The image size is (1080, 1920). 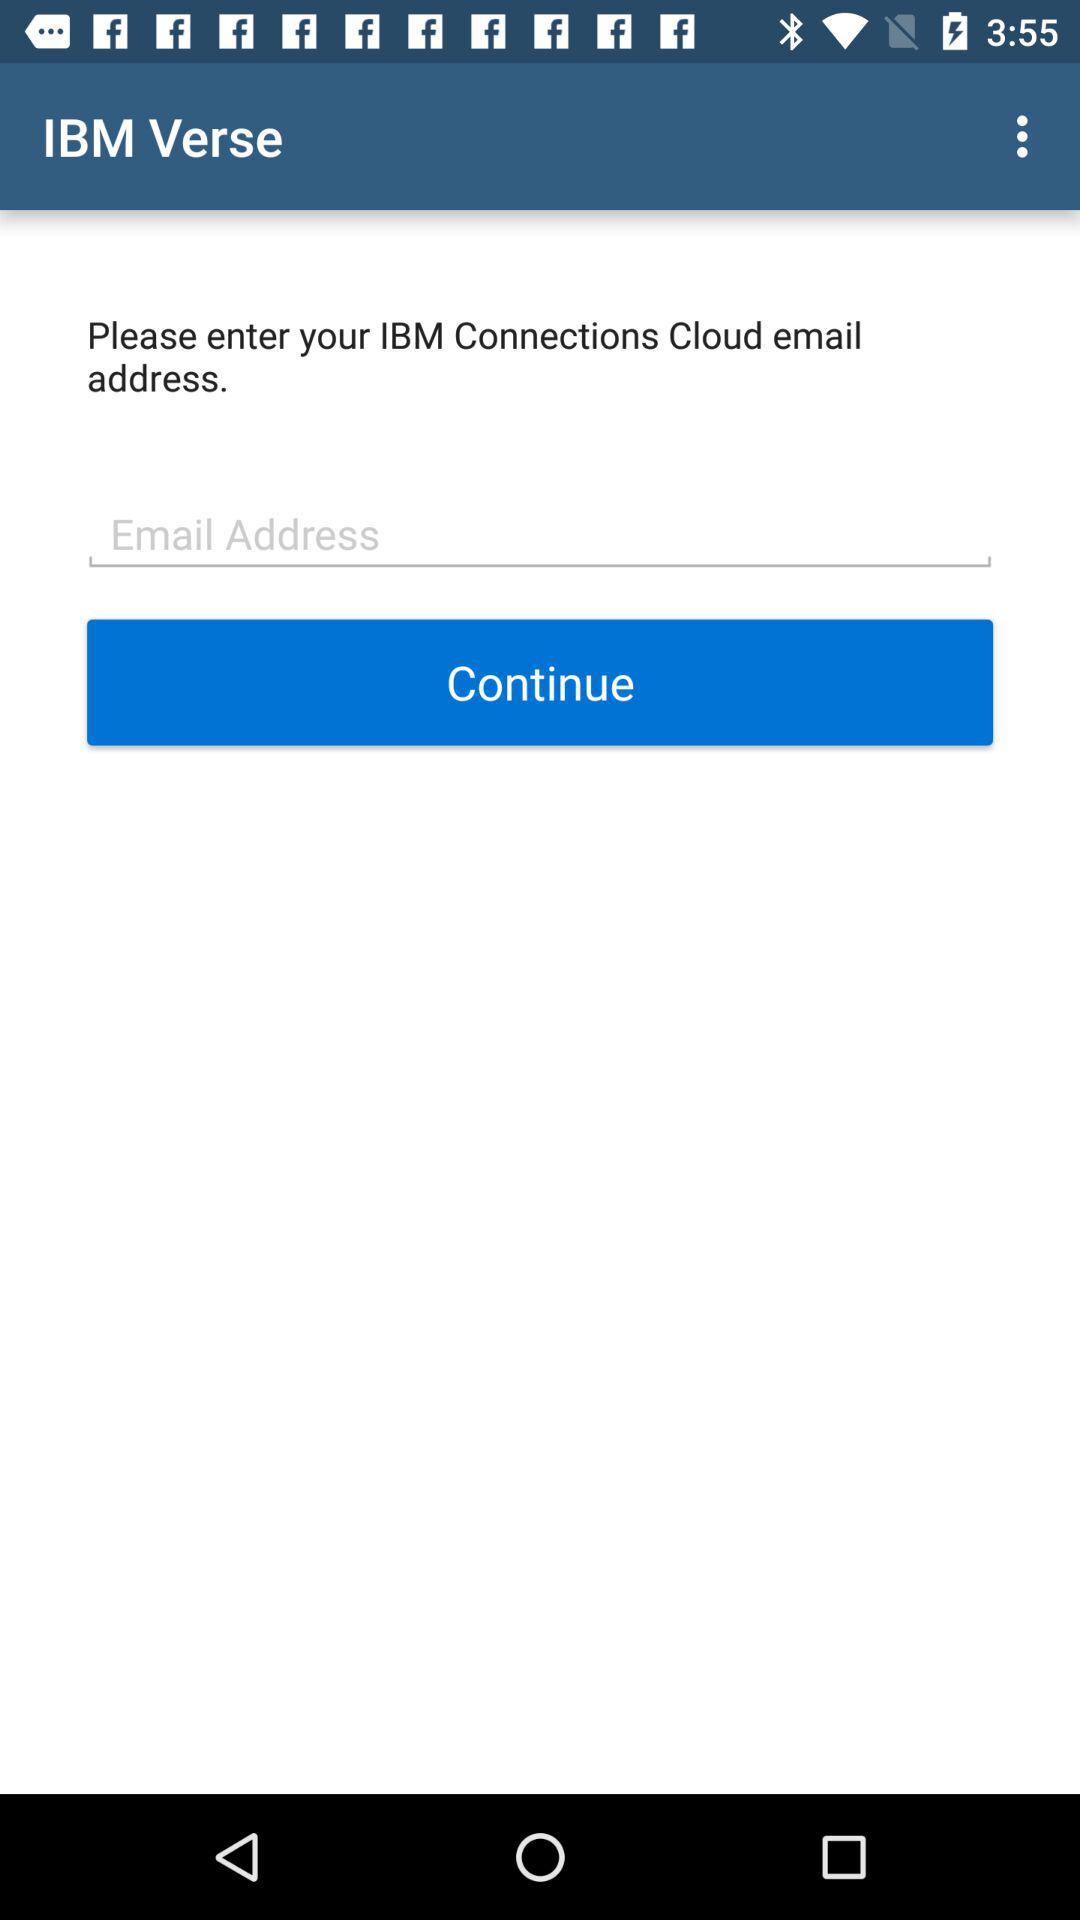 I want to click on item below please enter your item, so click(x=540, y=531).